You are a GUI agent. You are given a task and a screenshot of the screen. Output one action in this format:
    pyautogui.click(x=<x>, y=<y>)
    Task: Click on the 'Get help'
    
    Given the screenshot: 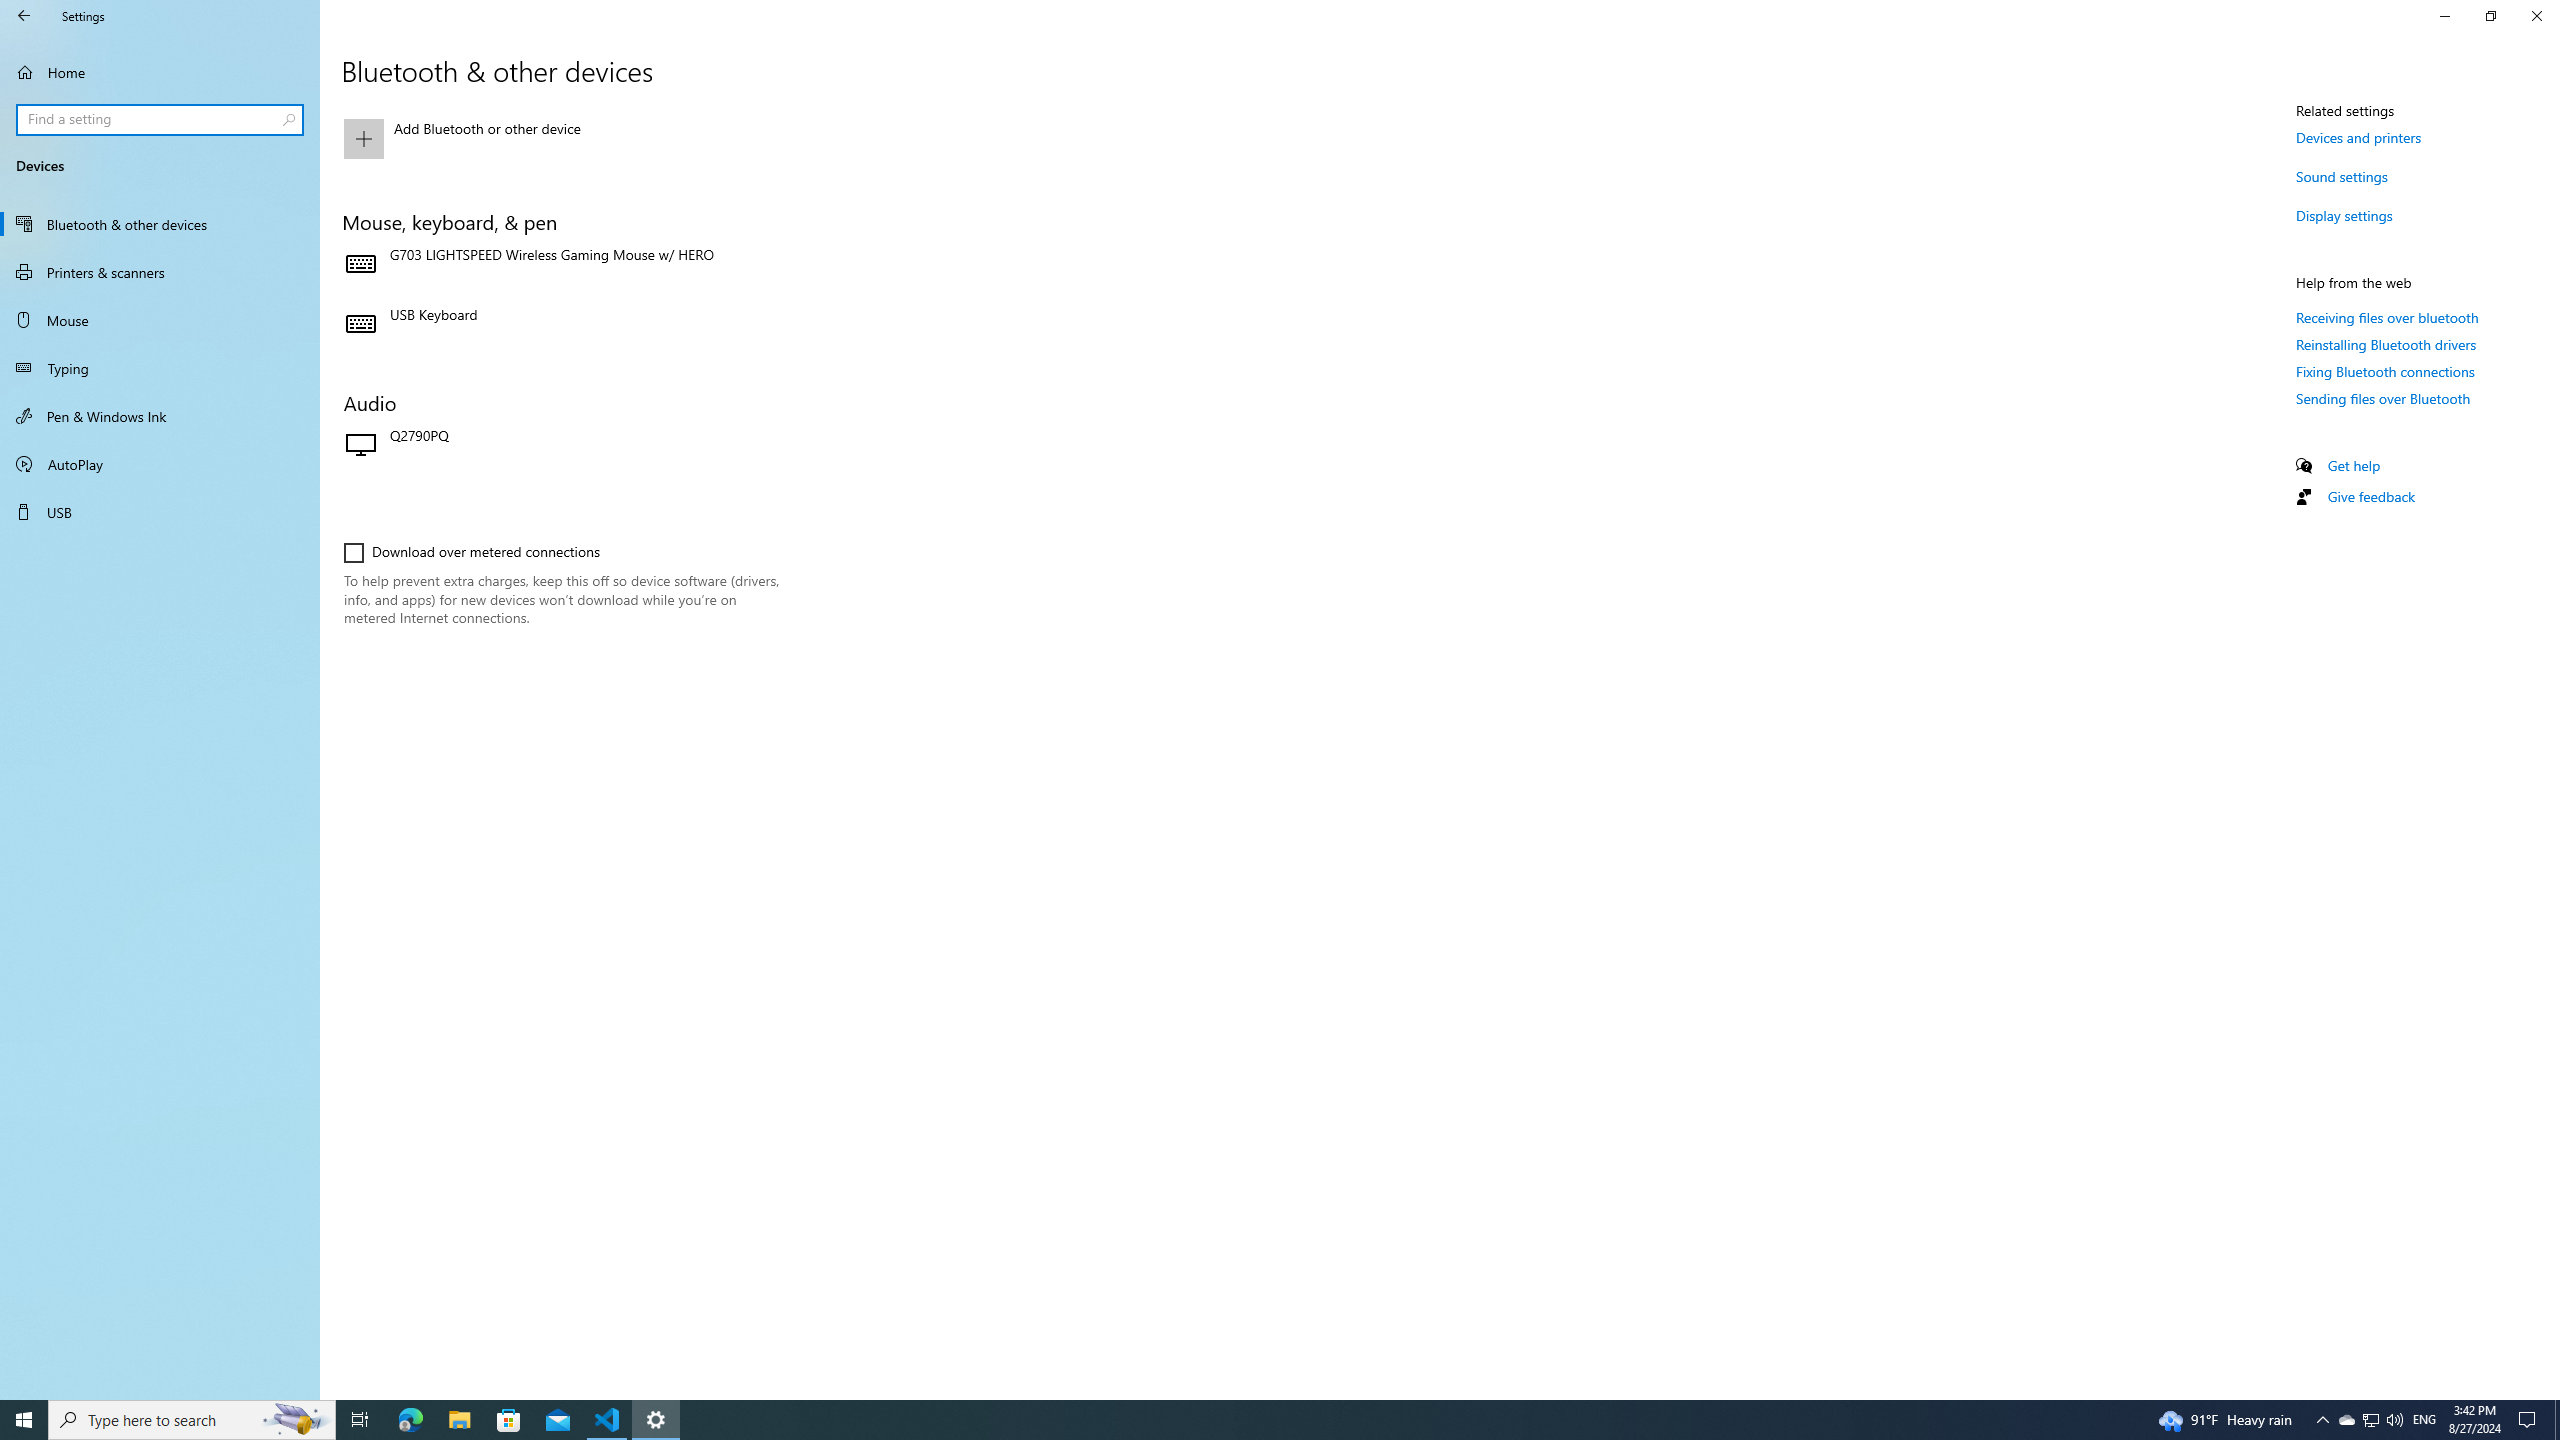 What is the action you would take?
    pyautogui.click(x=2352, y=464)
    